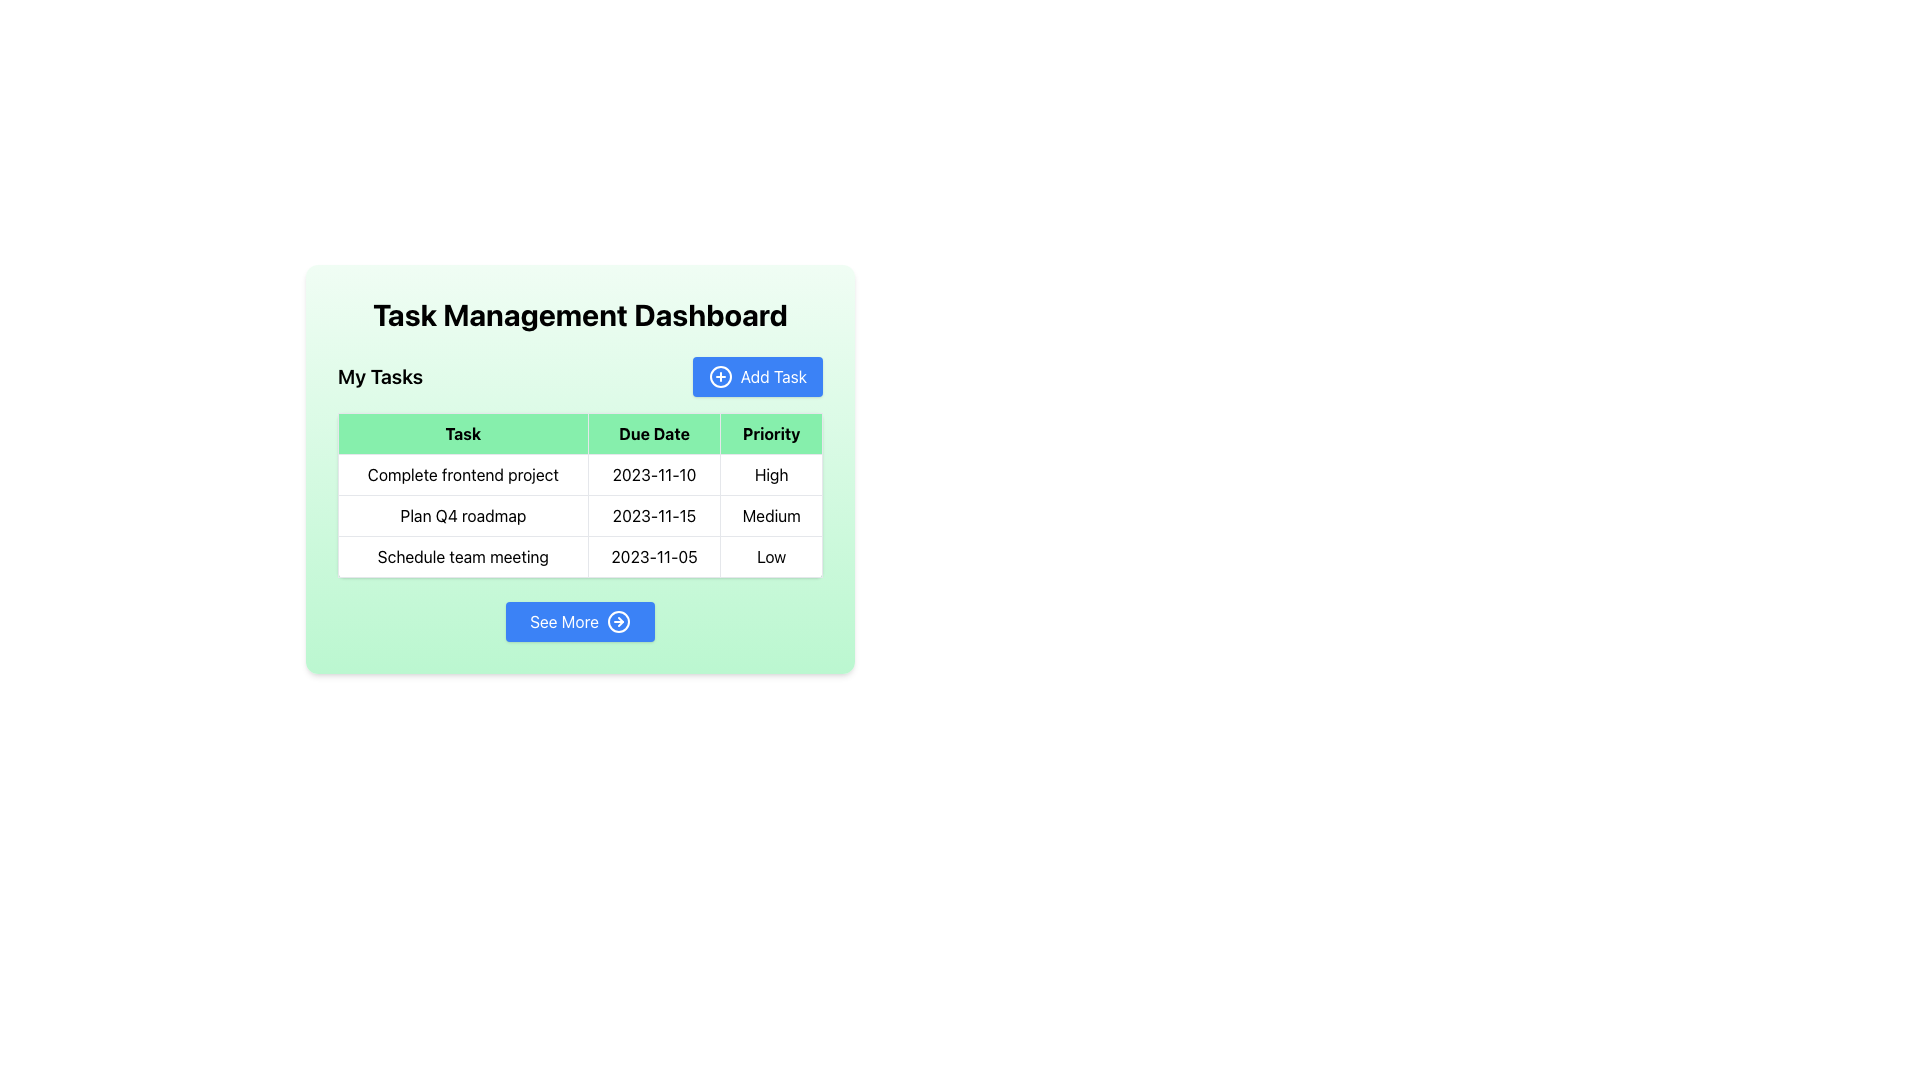 This screenshot has width=1920, height=1080. What do you see at coordinates (654, 556) in the screenshot?
I see `the Text Display element that shows the due date for the task titled 'Schedule team meeting', located in the third row under the 'Due Date' column` at bounding box center [654, 556].